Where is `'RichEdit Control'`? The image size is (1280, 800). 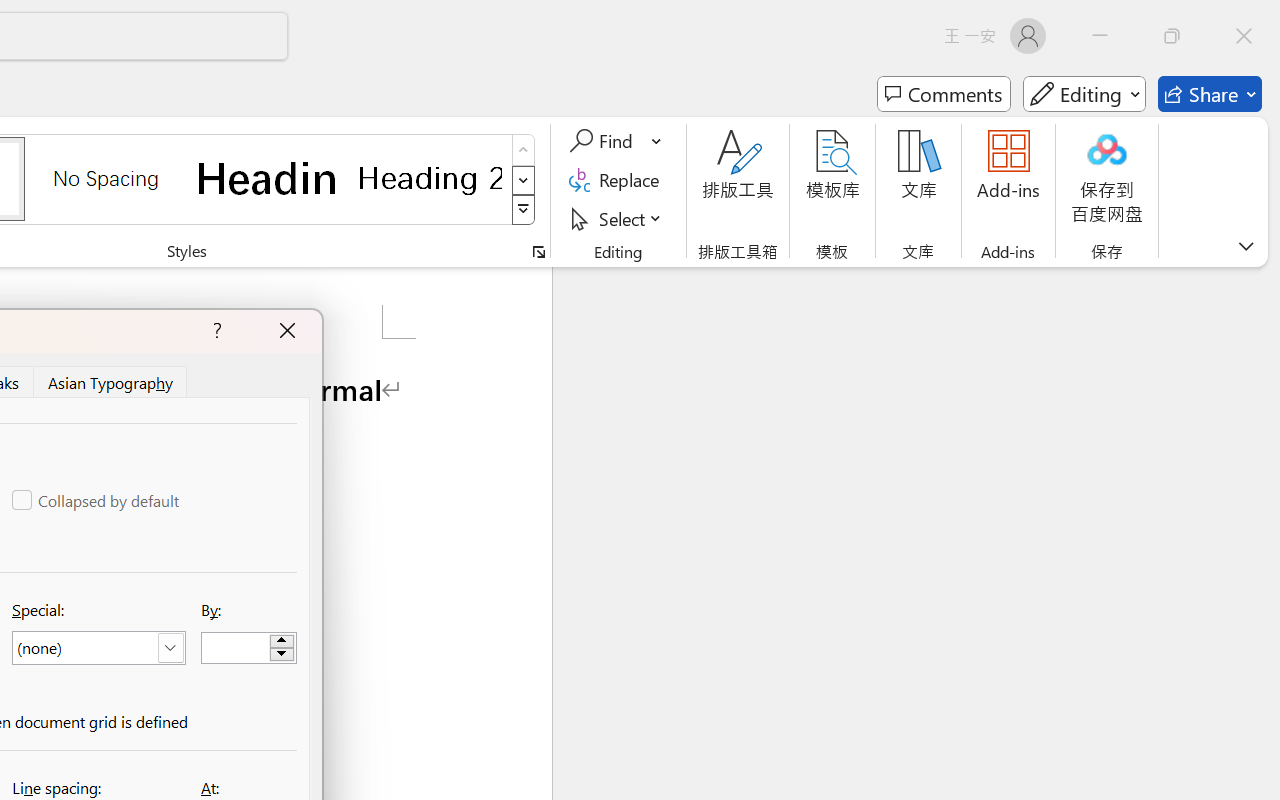 'RichEdit Control' is located at coordinates (236, 647).